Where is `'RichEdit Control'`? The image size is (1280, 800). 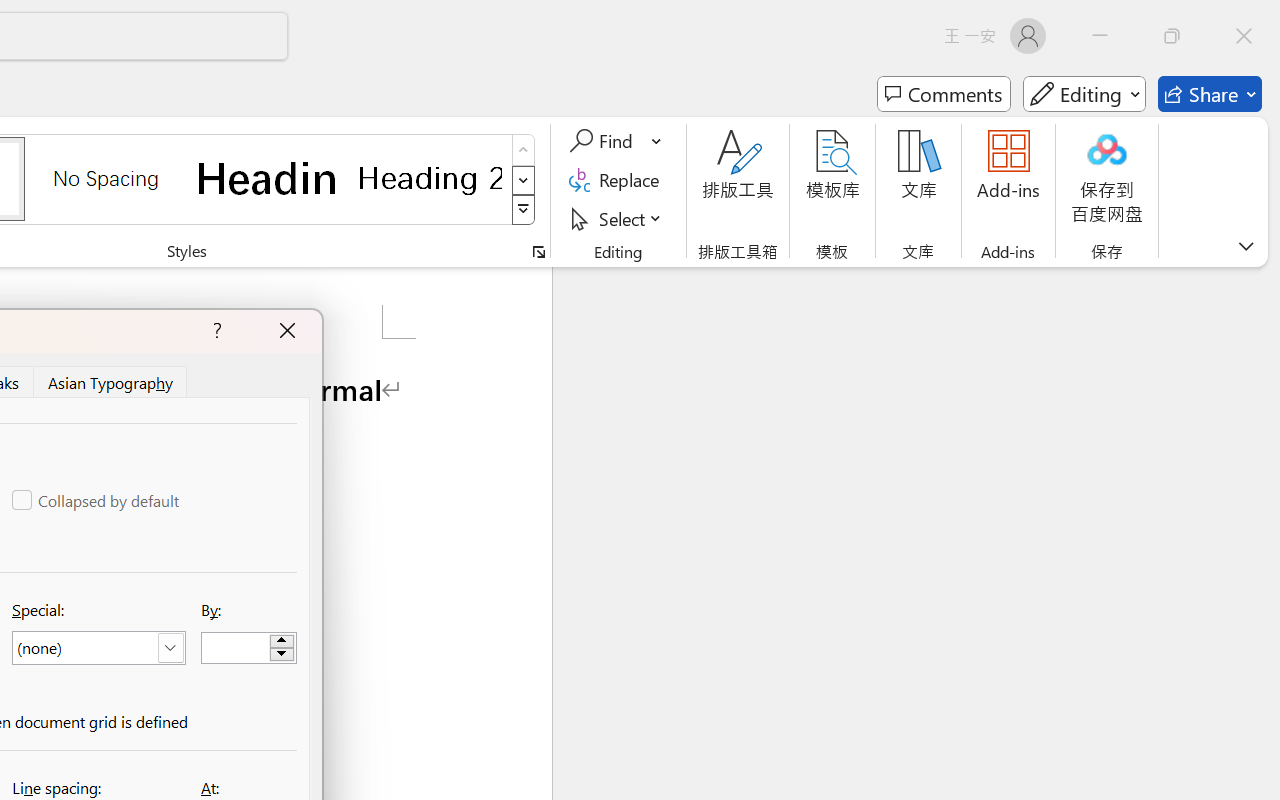 'RichEdit Control' is located at coordinates (236, 647).